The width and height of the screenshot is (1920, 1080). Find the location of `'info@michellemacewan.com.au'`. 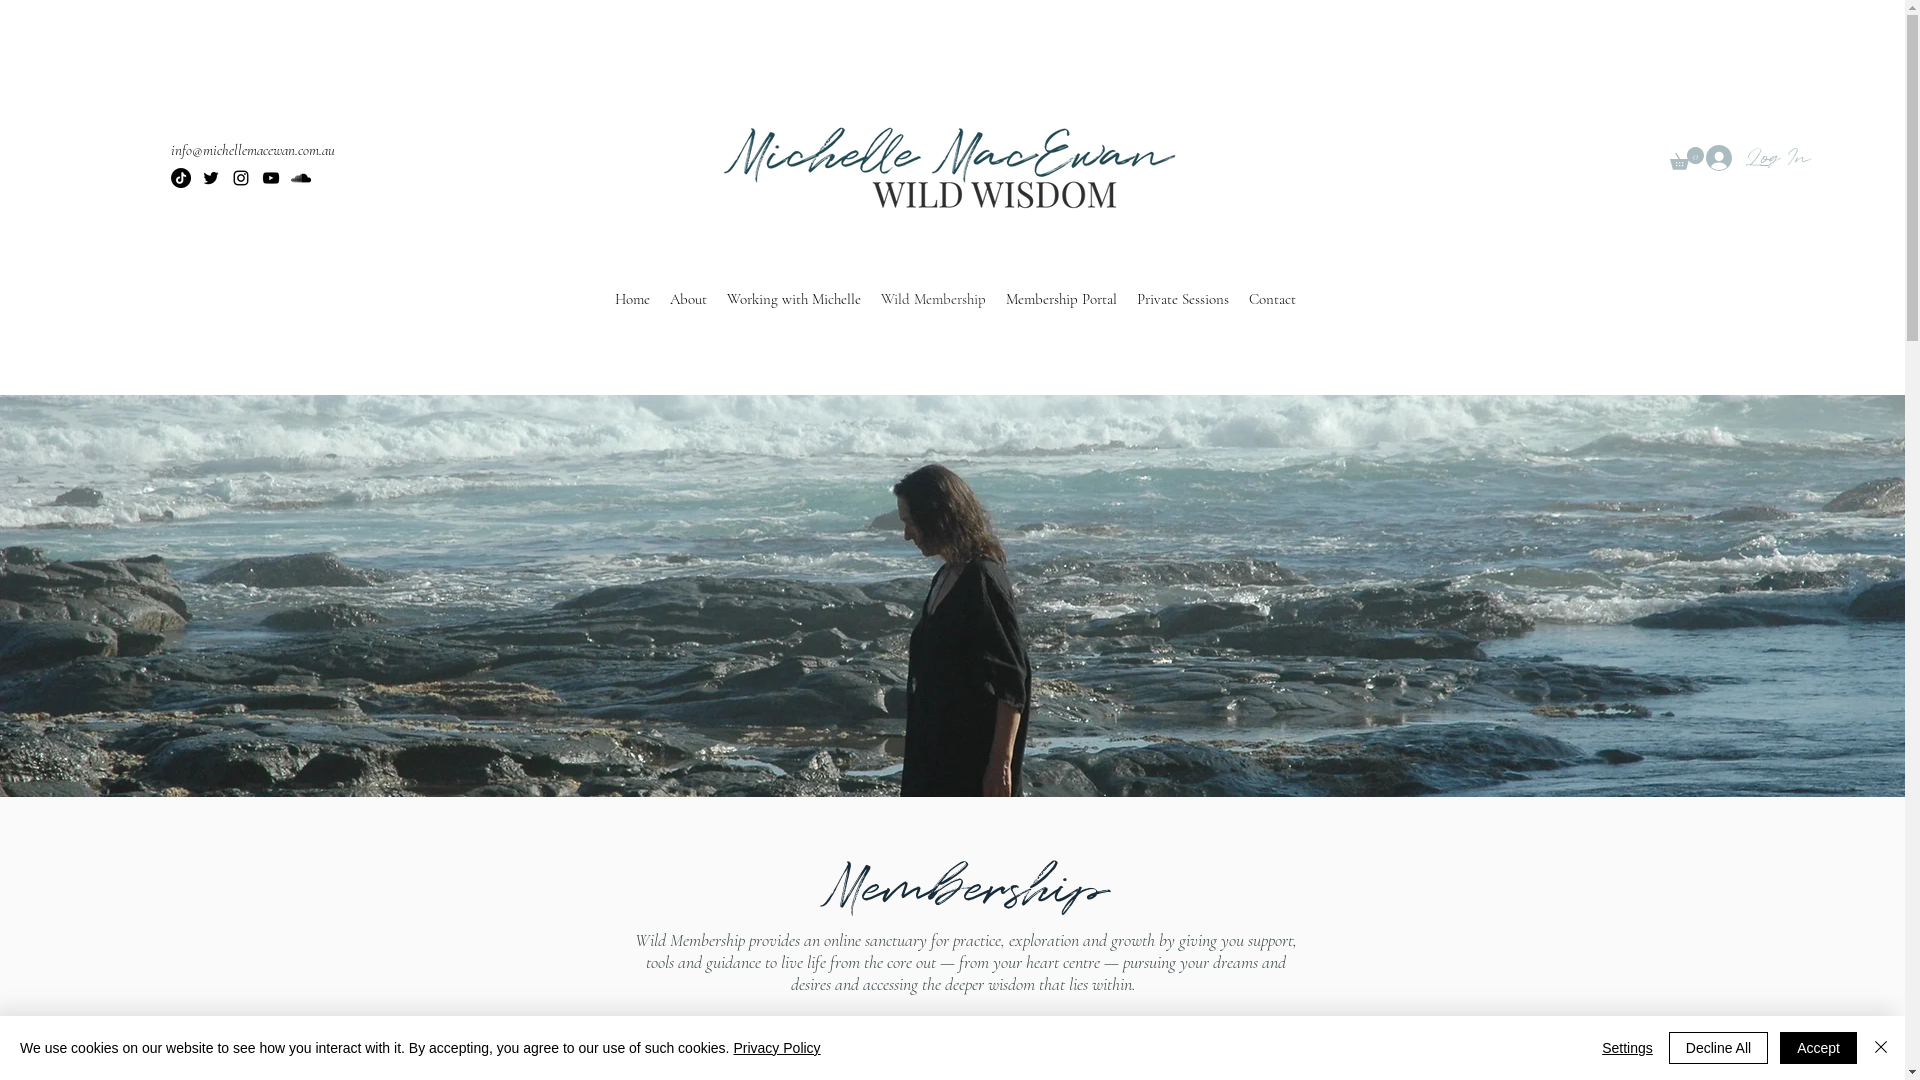

'info@michellemacewan.com.au' is located at coordinates (252, 149).